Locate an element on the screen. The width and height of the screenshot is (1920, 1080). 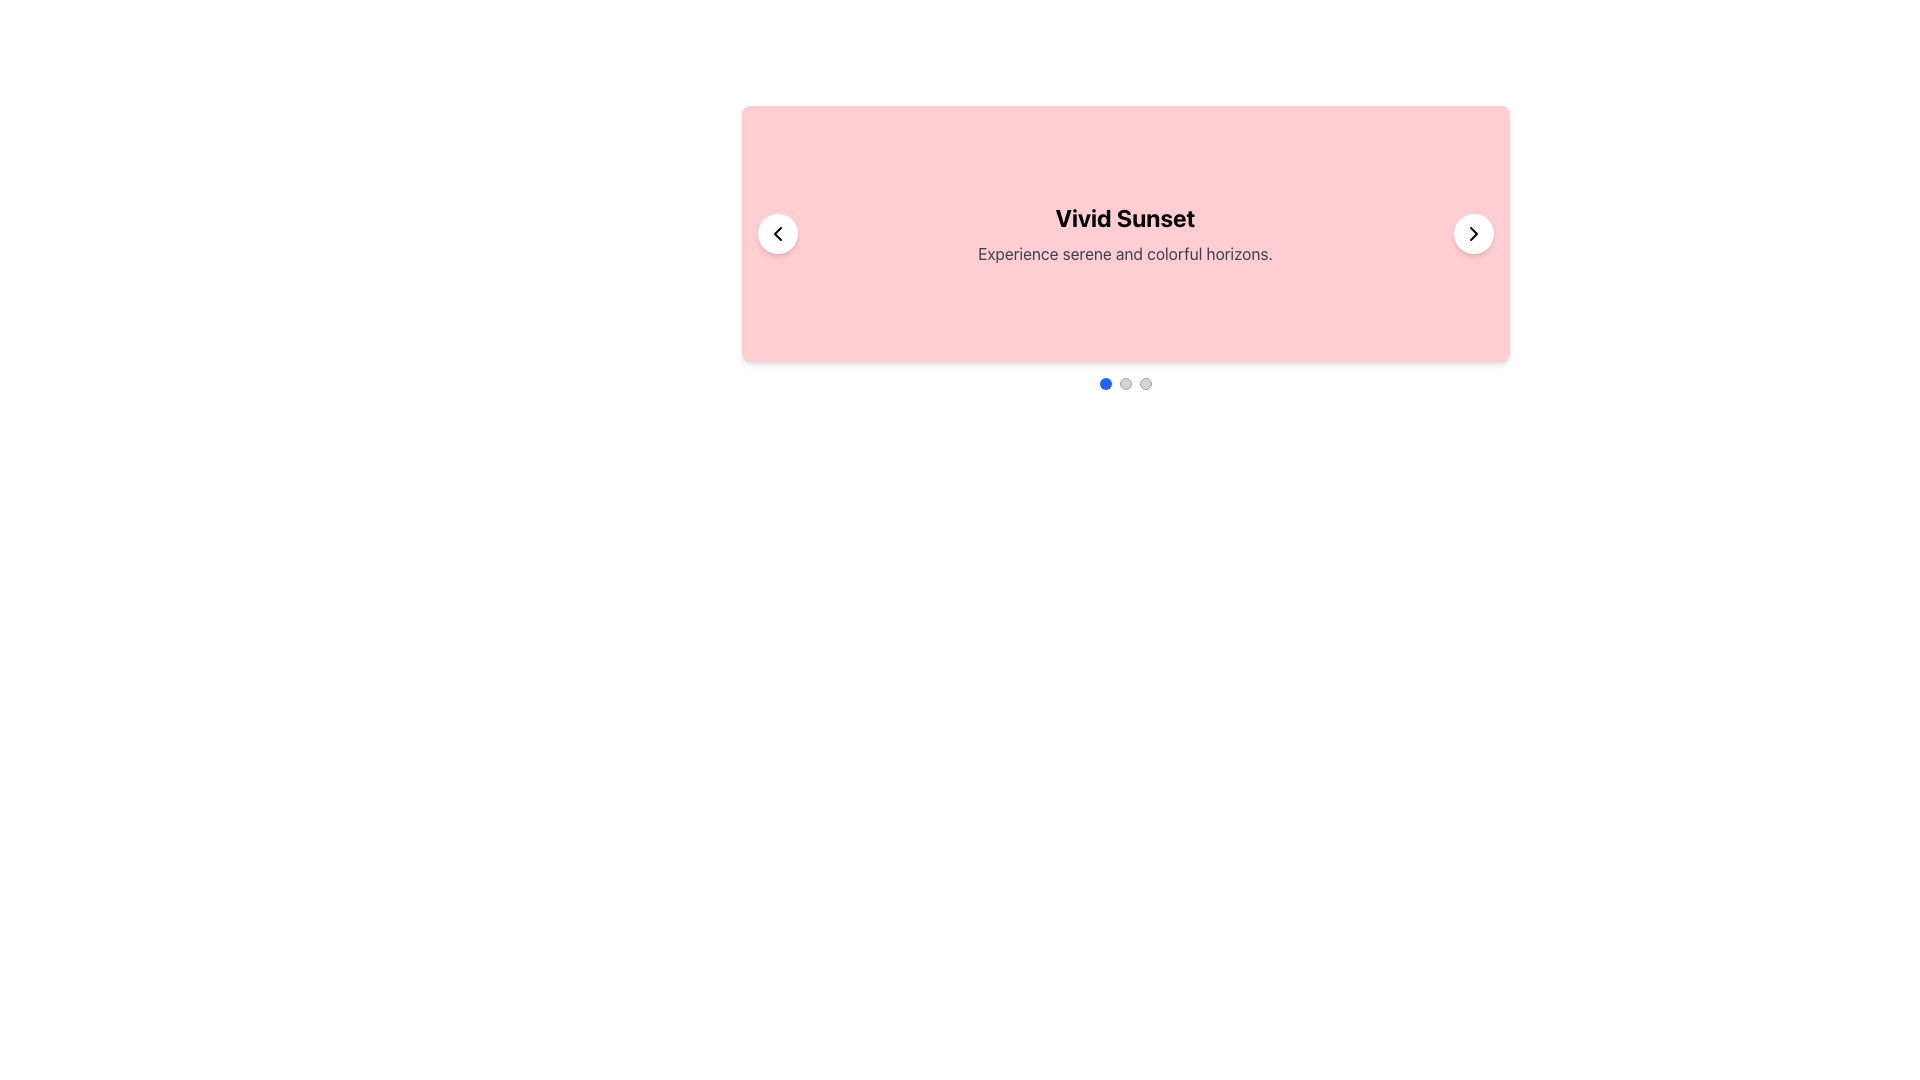
the second gray circle of the Interactive State Indicator or Pagination Dot Set located at the bottom center beneath the title 'Vivid Sunset' is located at coordinates (1125, 384).